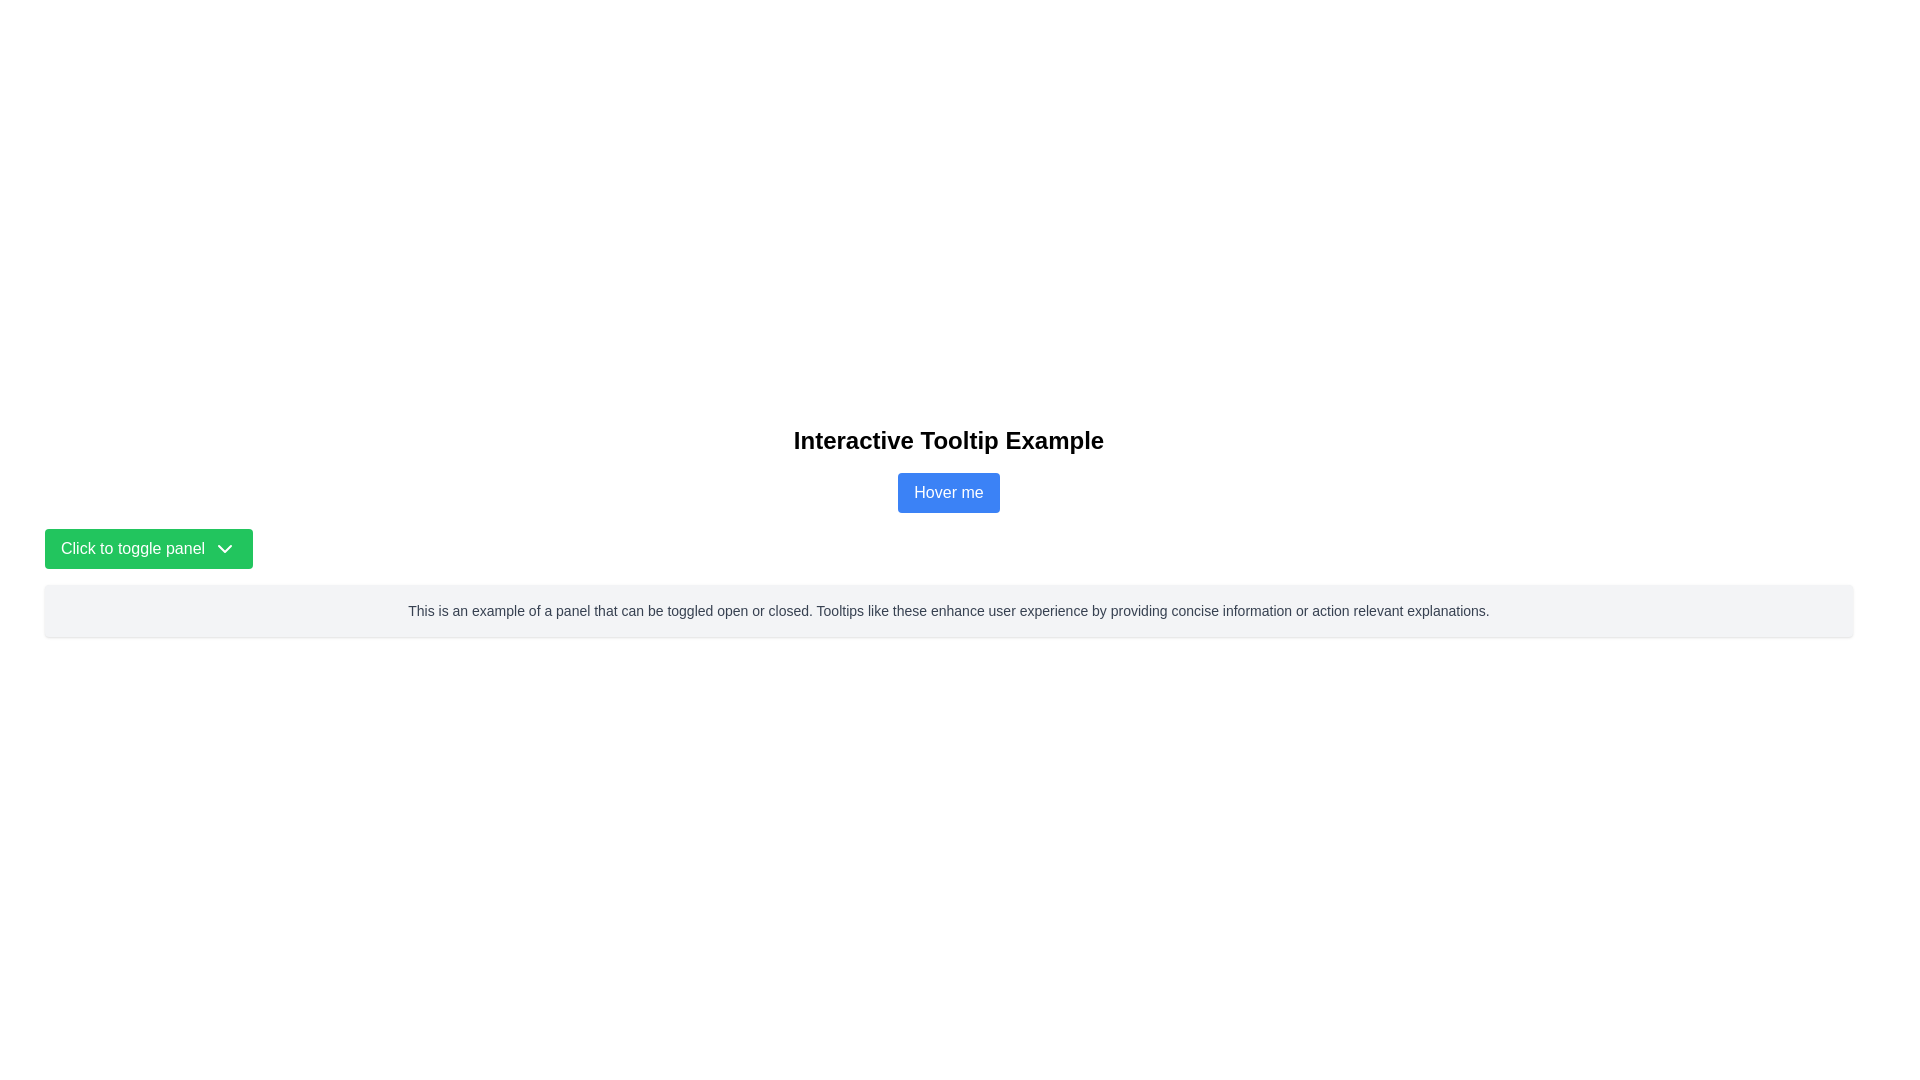  What do you see at coordinates (948, 609) in the screenshot?
I see `descriptive text block that informs users about the functionality and benefits of tooltips, which is centrally located within a larger gray box below the green 'Click to toggle panel' button and the blue 'Hover me' button` at bounding box center [948, 609].